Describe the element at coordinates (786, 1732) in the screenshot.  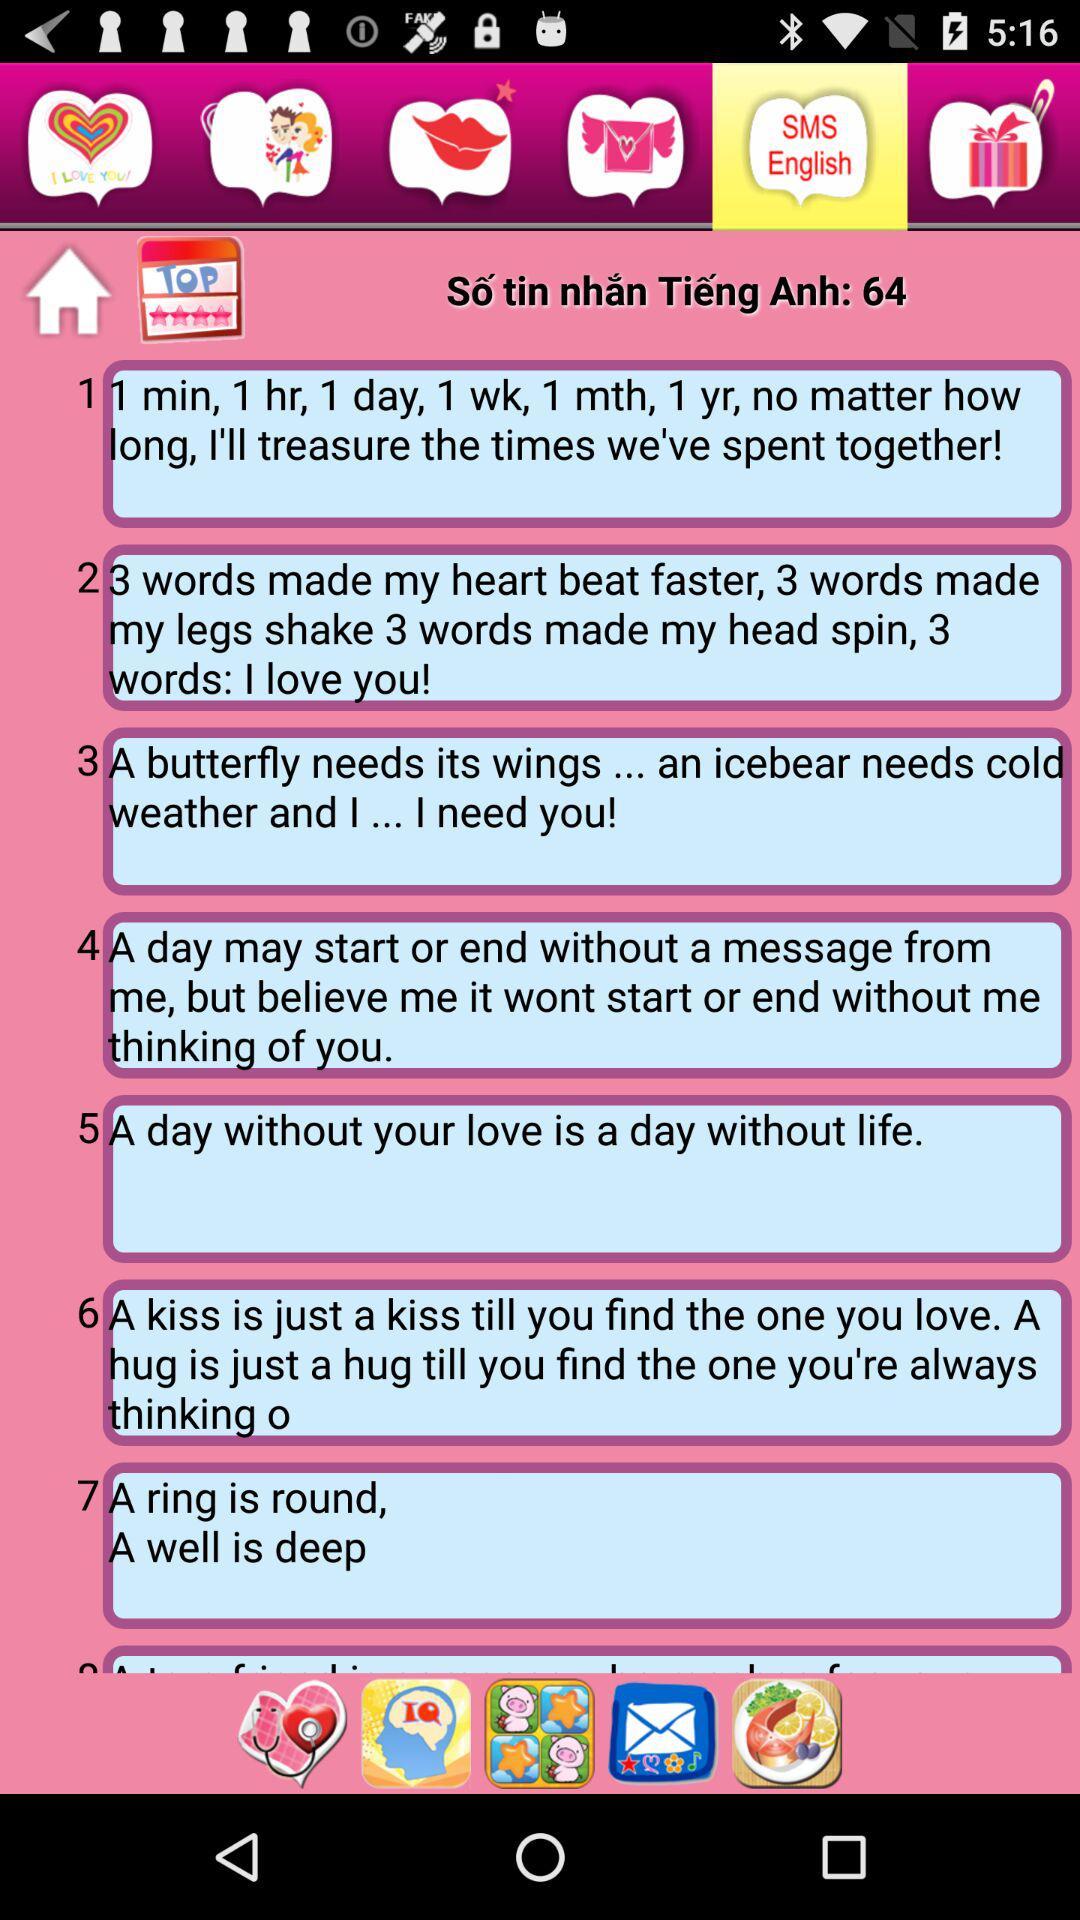
I see `this option` at that location.